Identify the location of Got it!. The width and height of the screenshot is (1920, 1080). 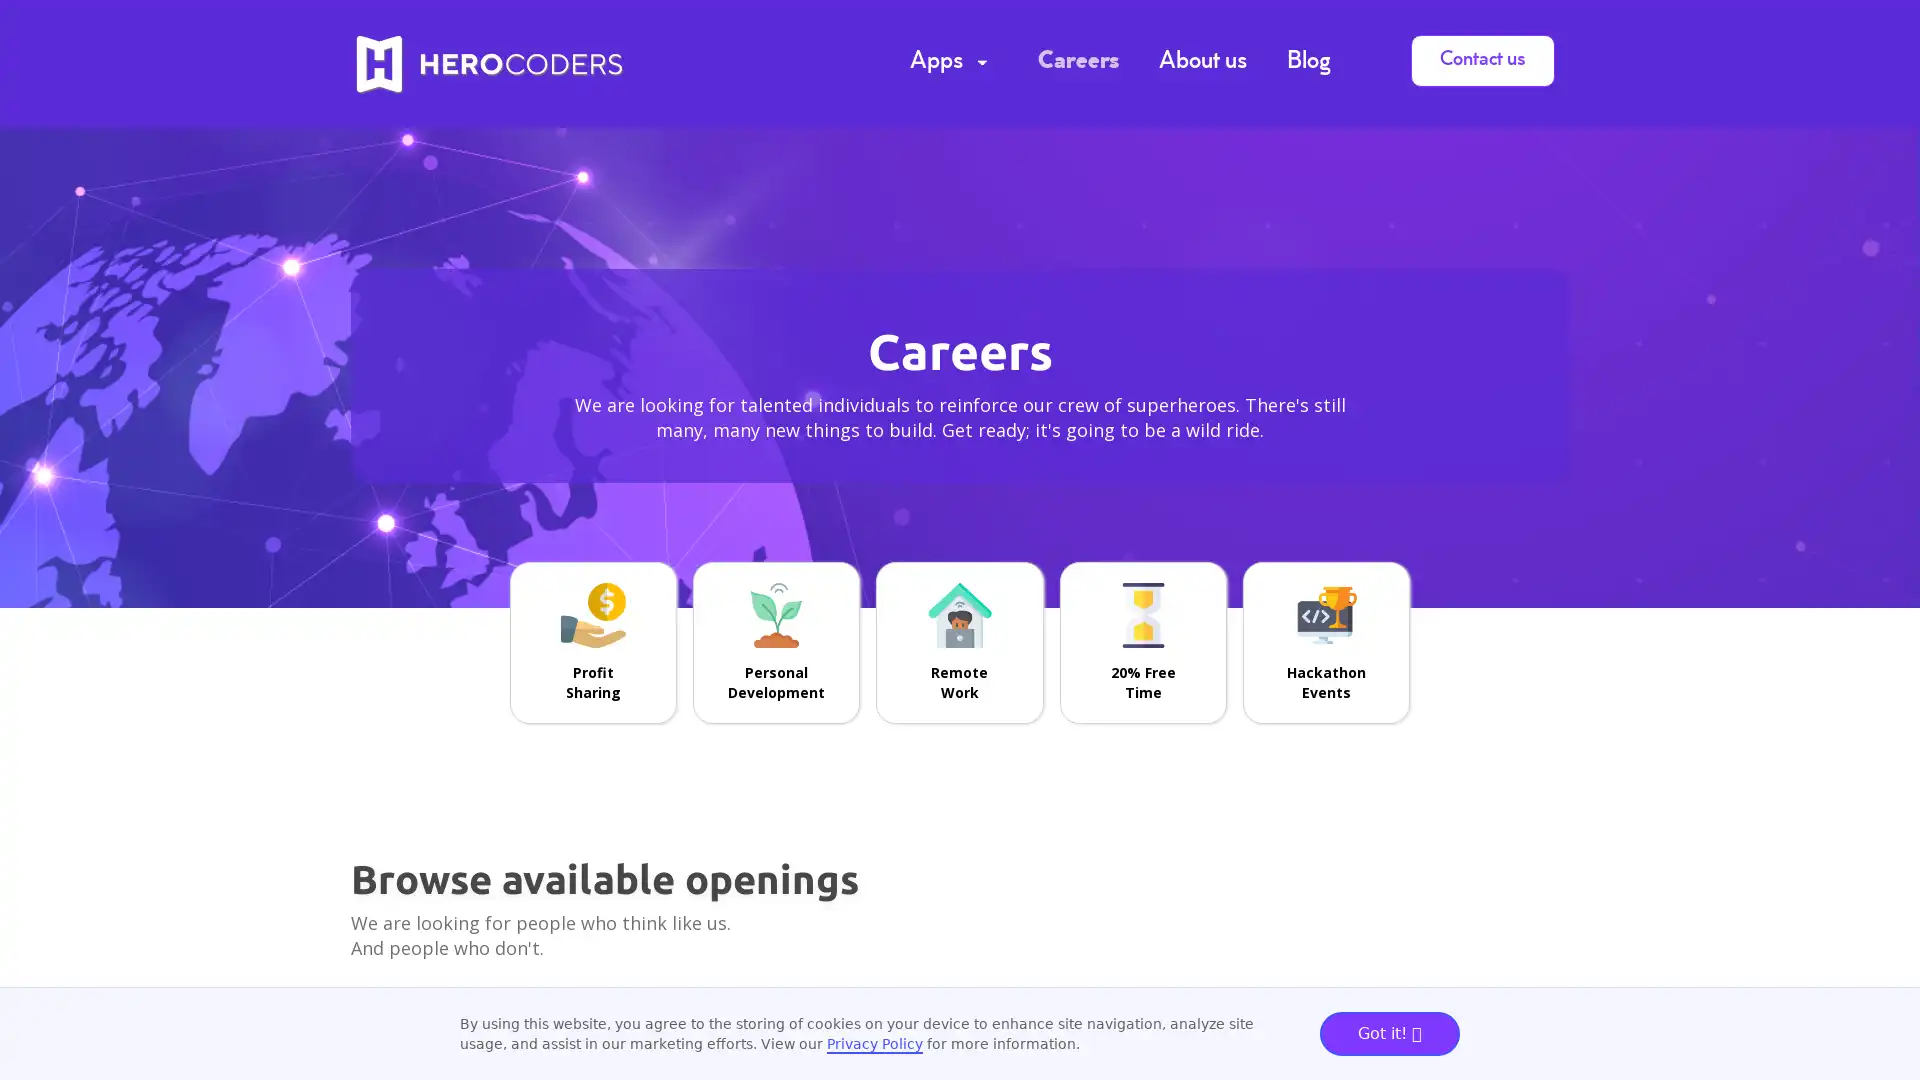
(1389, 1033).